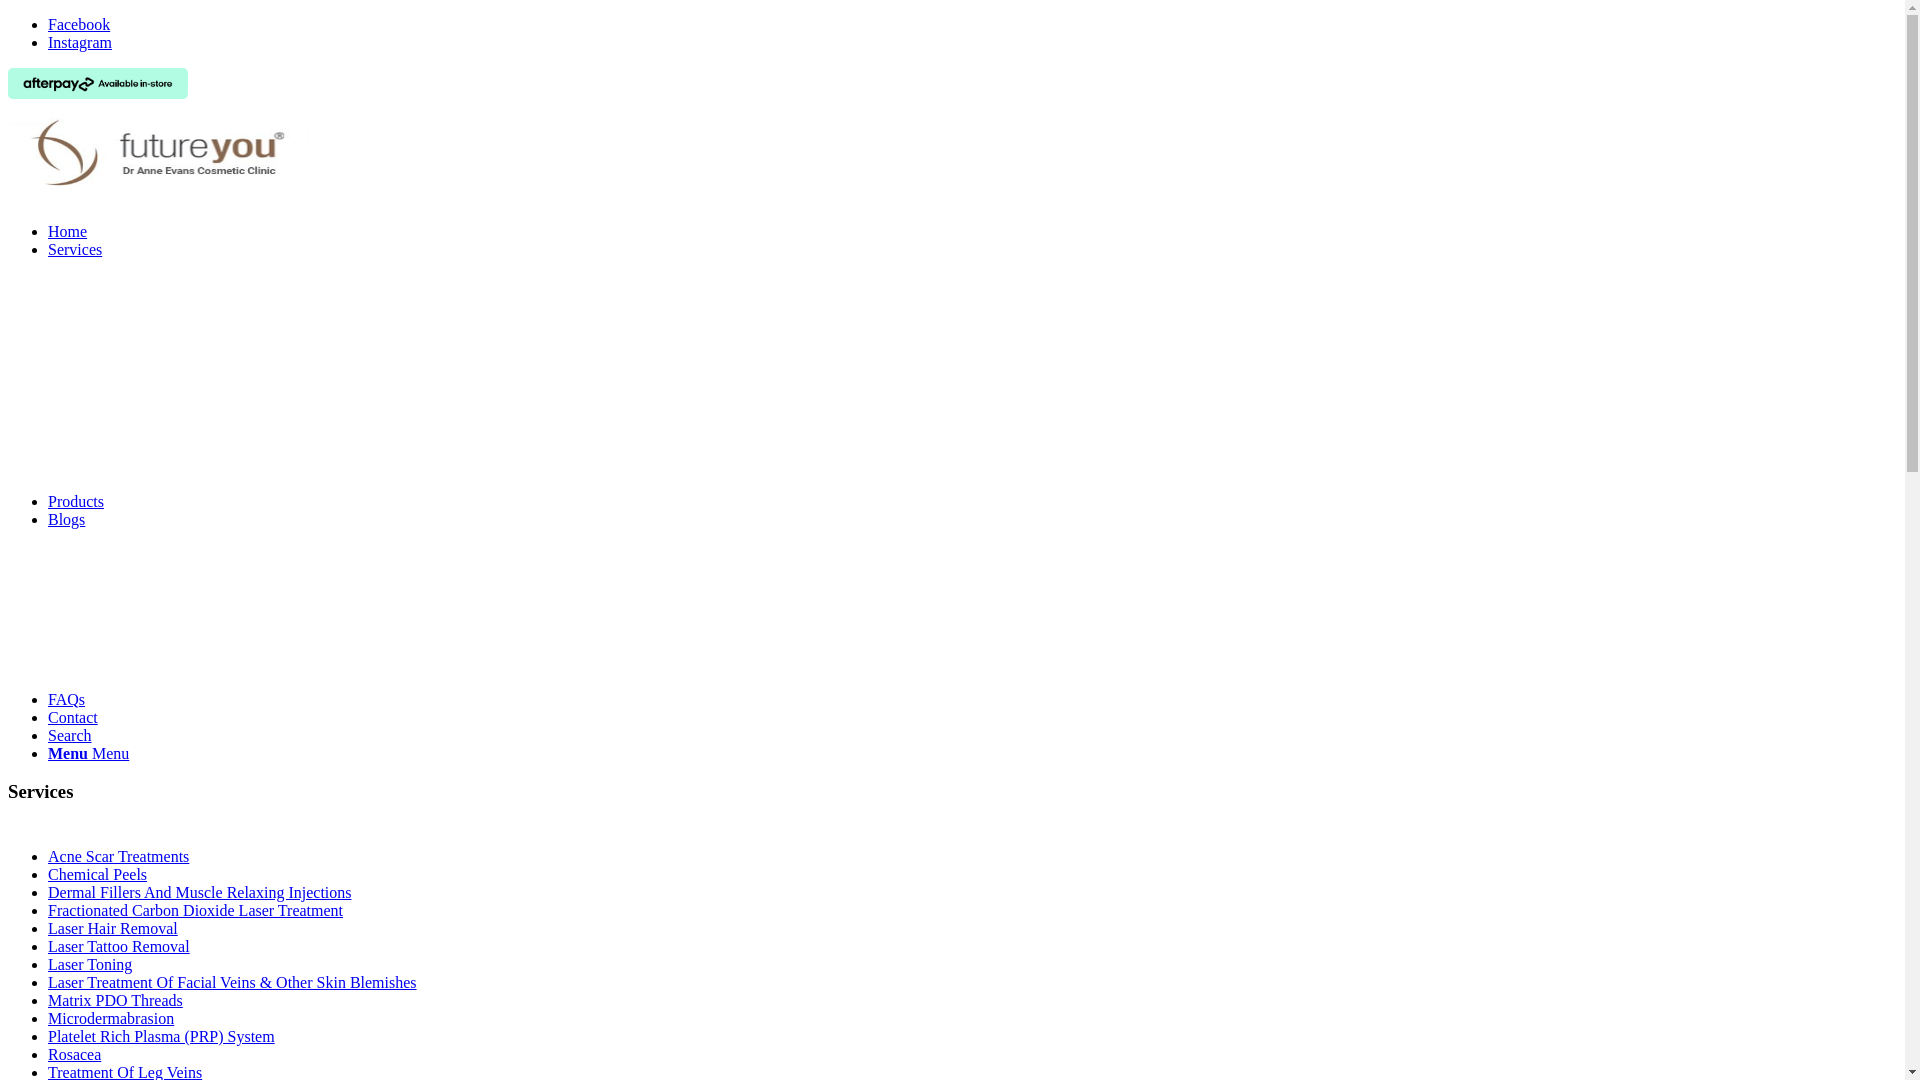 This screenshot has height=1080, width=1920. Describe the element at coordinates (48, 963) in the screenshot. I see `'Laser Toning'` at that location.